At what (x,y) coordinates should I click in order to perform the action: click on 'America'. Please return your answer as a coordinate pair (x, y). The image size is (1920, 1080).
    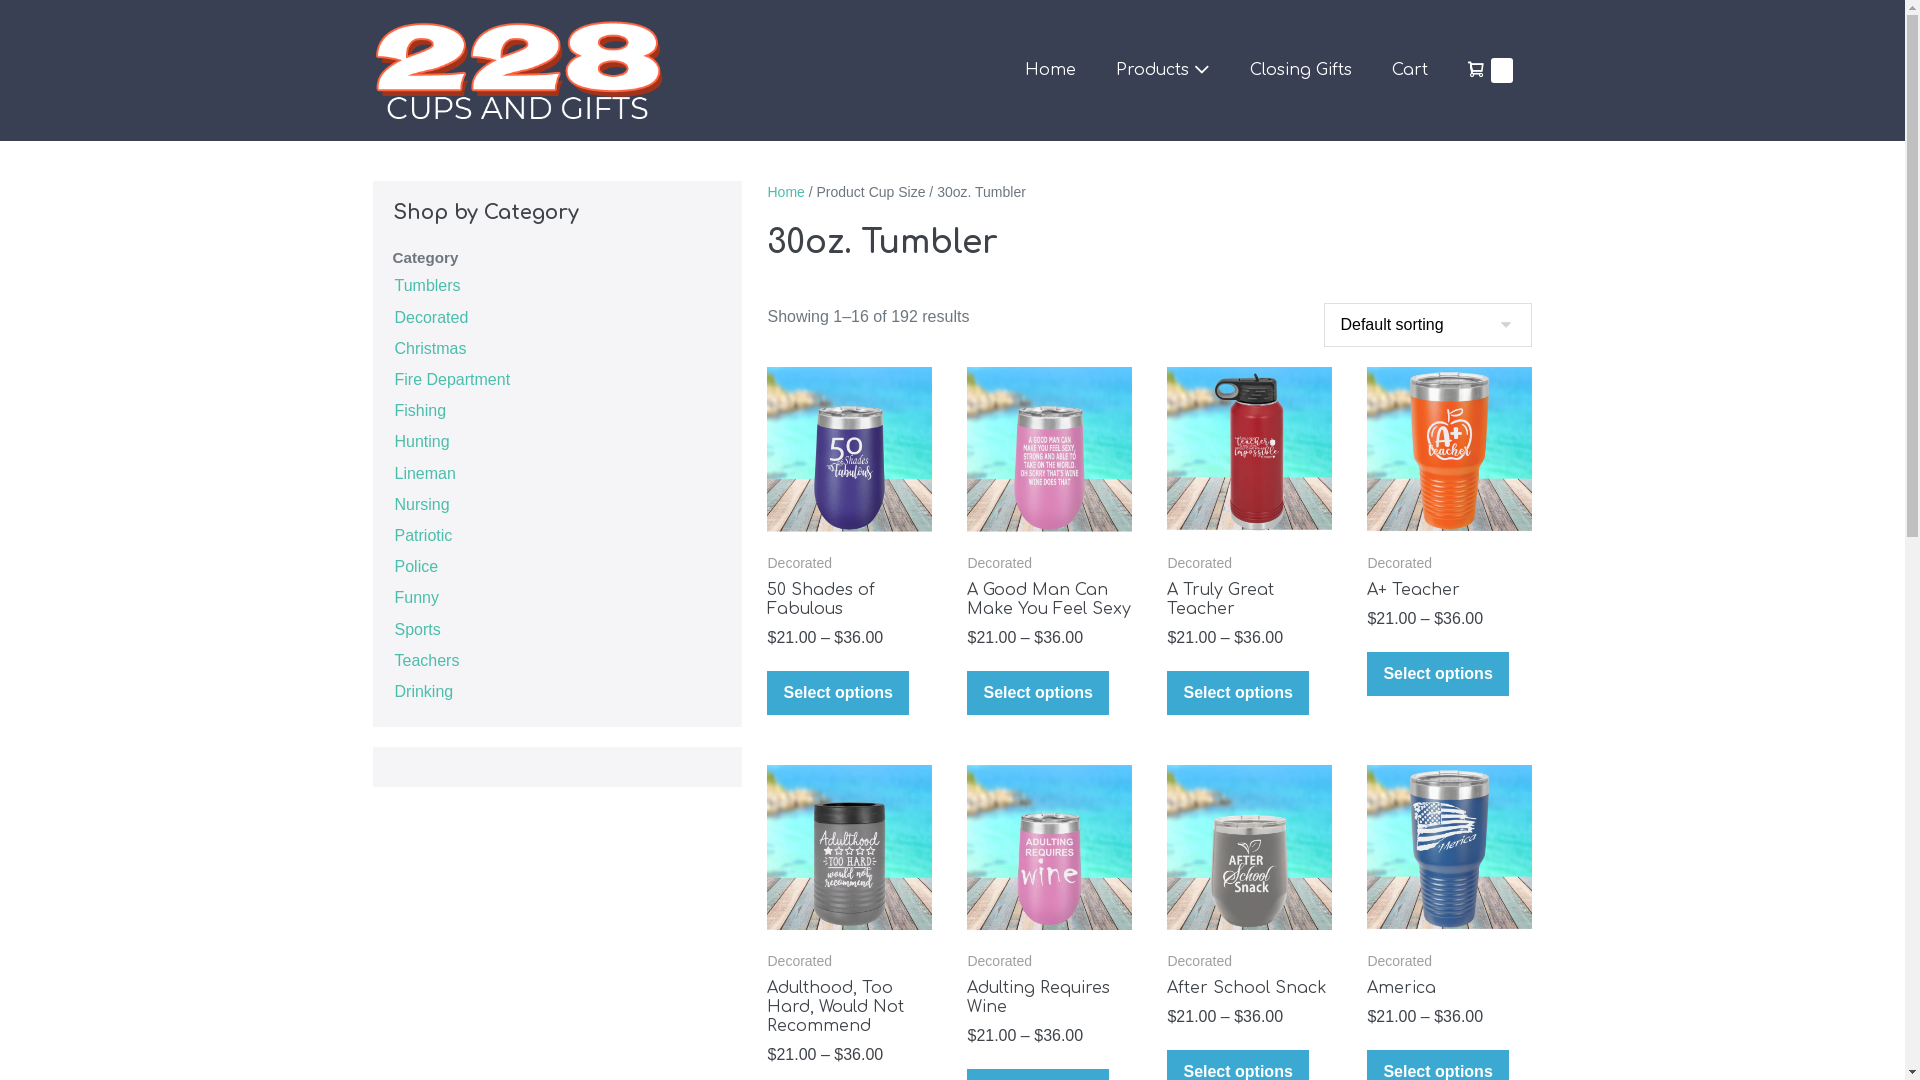
    Looking at the image, I should click on (1449, 987).